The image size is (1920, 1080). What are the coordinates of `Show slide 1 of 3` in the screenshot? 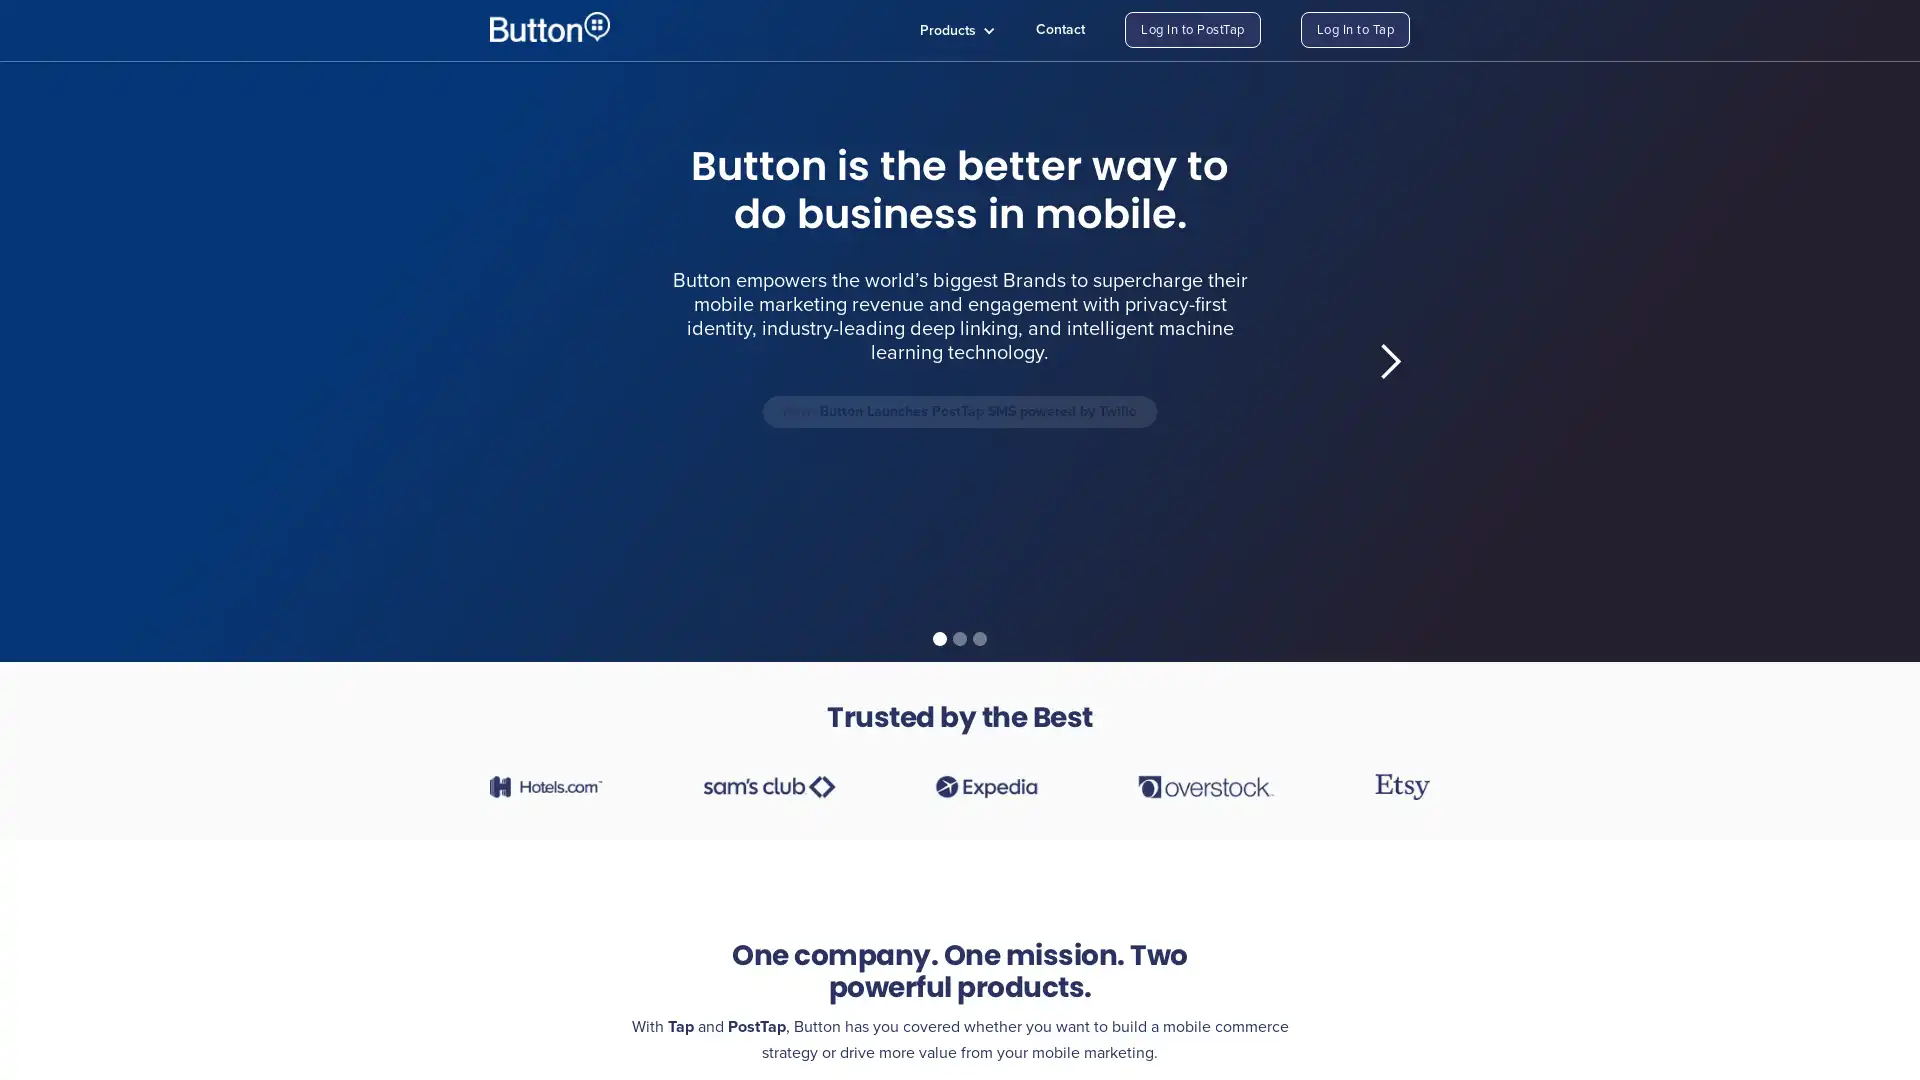 It's located at (939, 639).